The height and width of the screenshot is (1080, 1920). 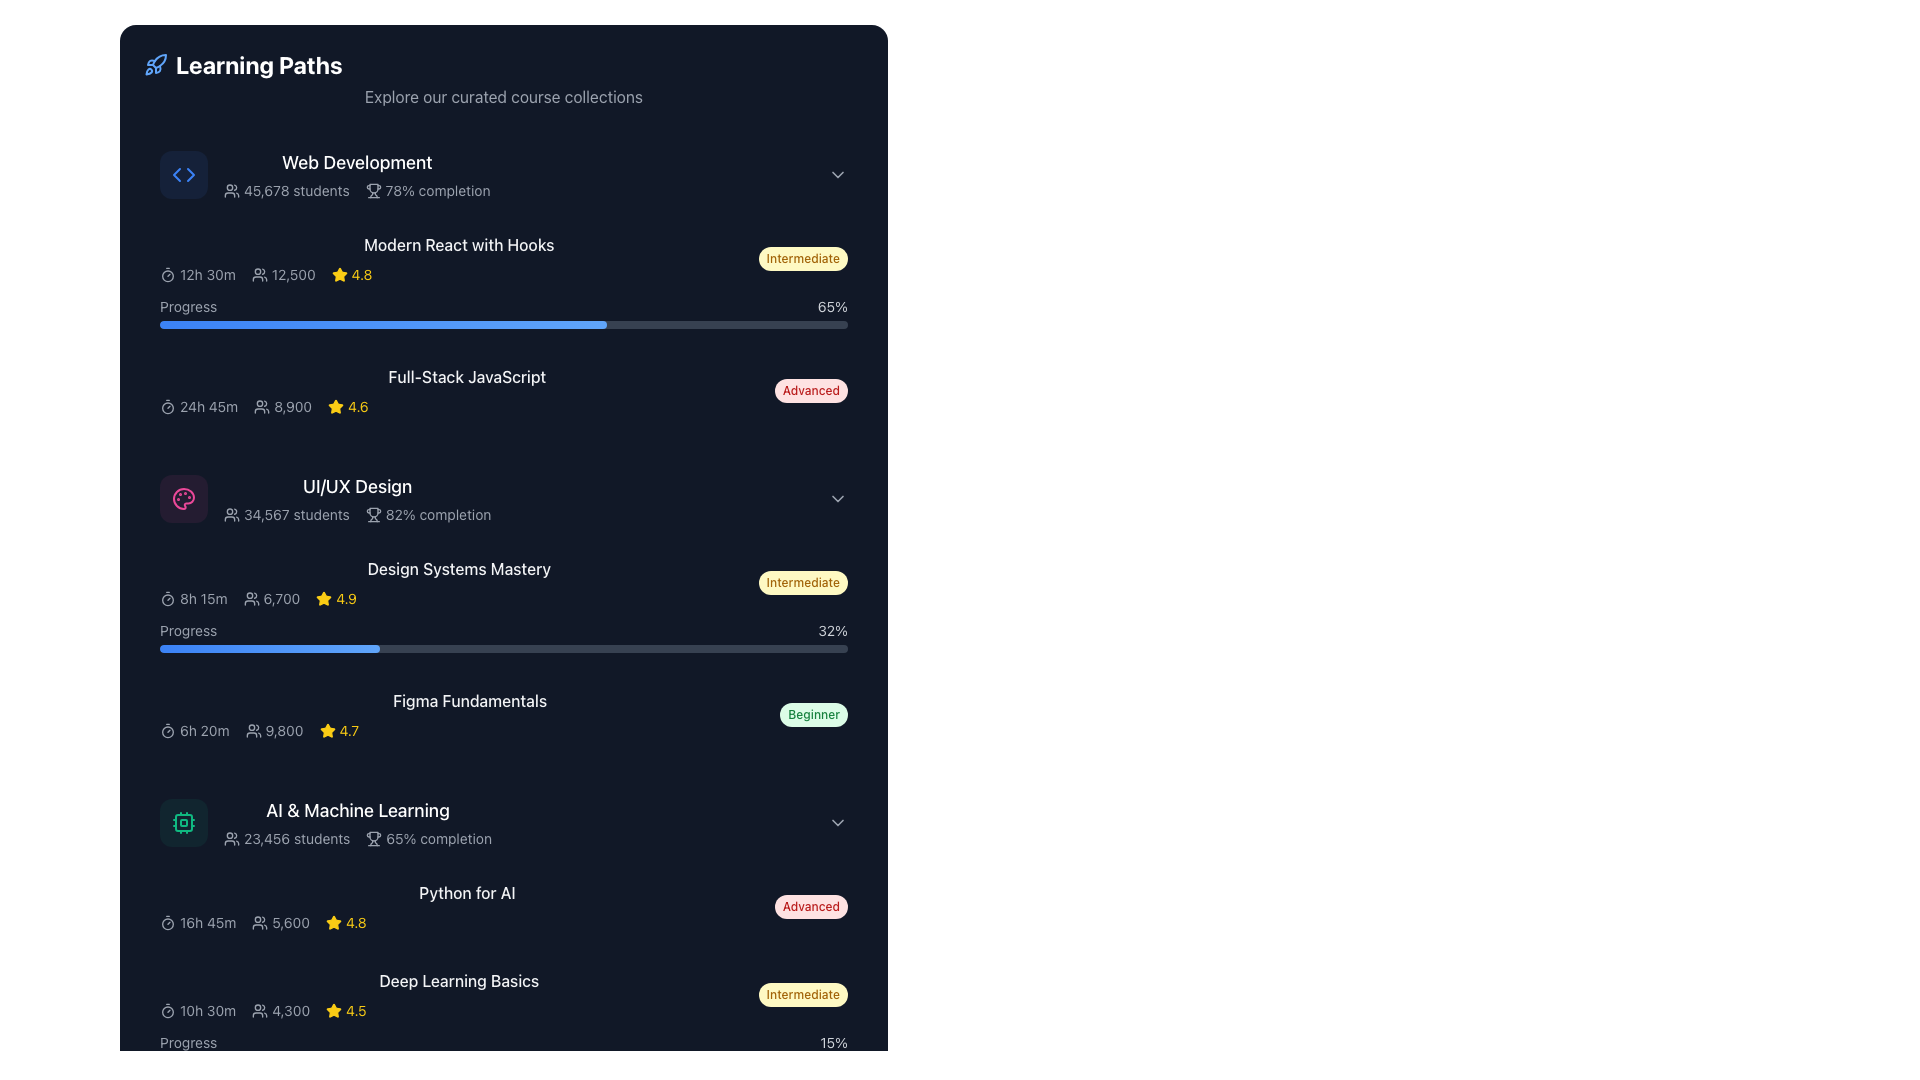 I want to click on the numerical rating '4.8' in the yellow star rating display component under the 'Python for AI' section for possible interactions, so click(x=346, y=922).